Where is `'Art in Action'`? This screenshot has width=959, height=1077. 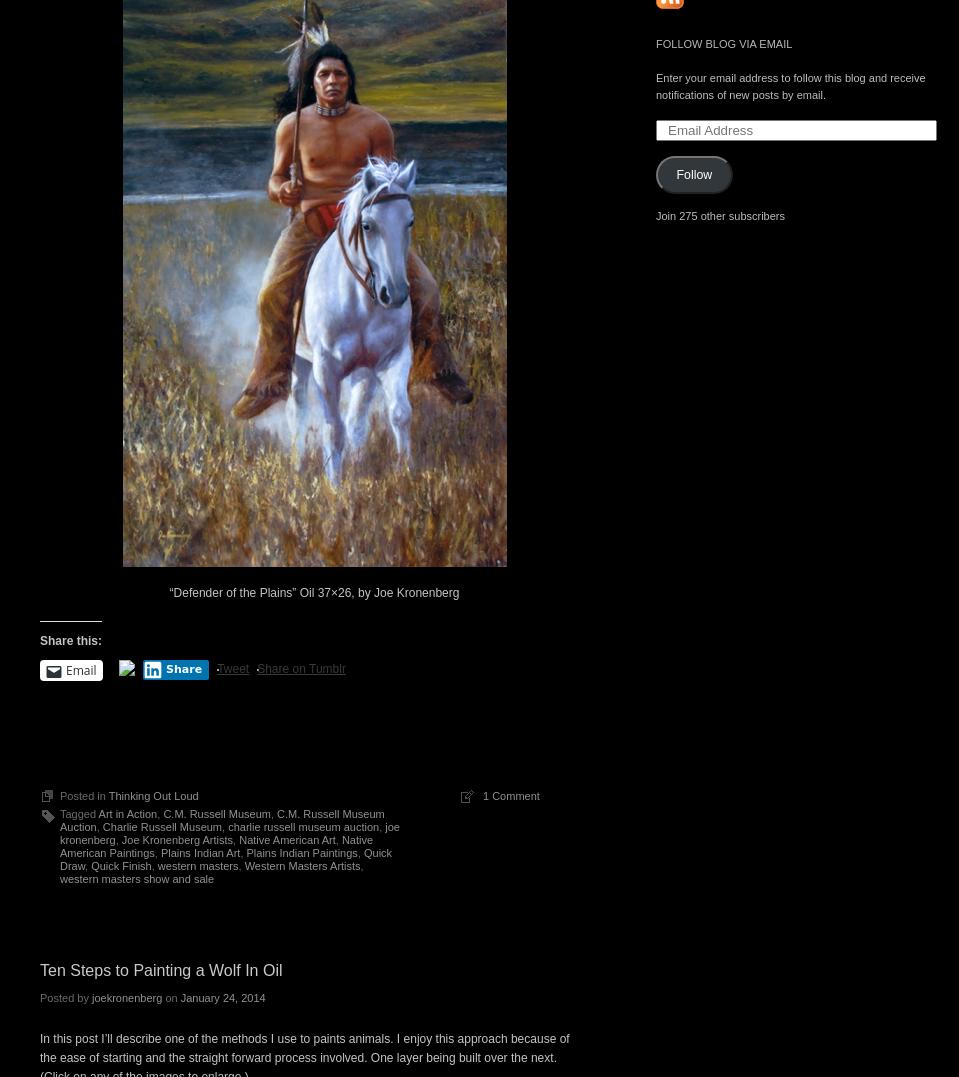
'Art in Action' is located at coordinates (127, 813).